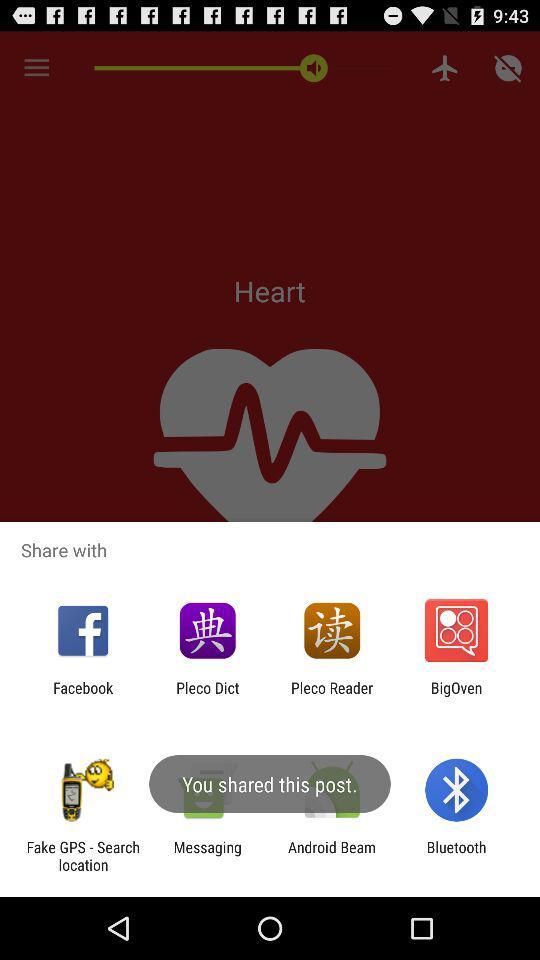 The height and width of the screenshot is (960, 540). Describe the element at coordinates (332, 696) in the screenshot. I see `app to the left of bigoven app` at that location.